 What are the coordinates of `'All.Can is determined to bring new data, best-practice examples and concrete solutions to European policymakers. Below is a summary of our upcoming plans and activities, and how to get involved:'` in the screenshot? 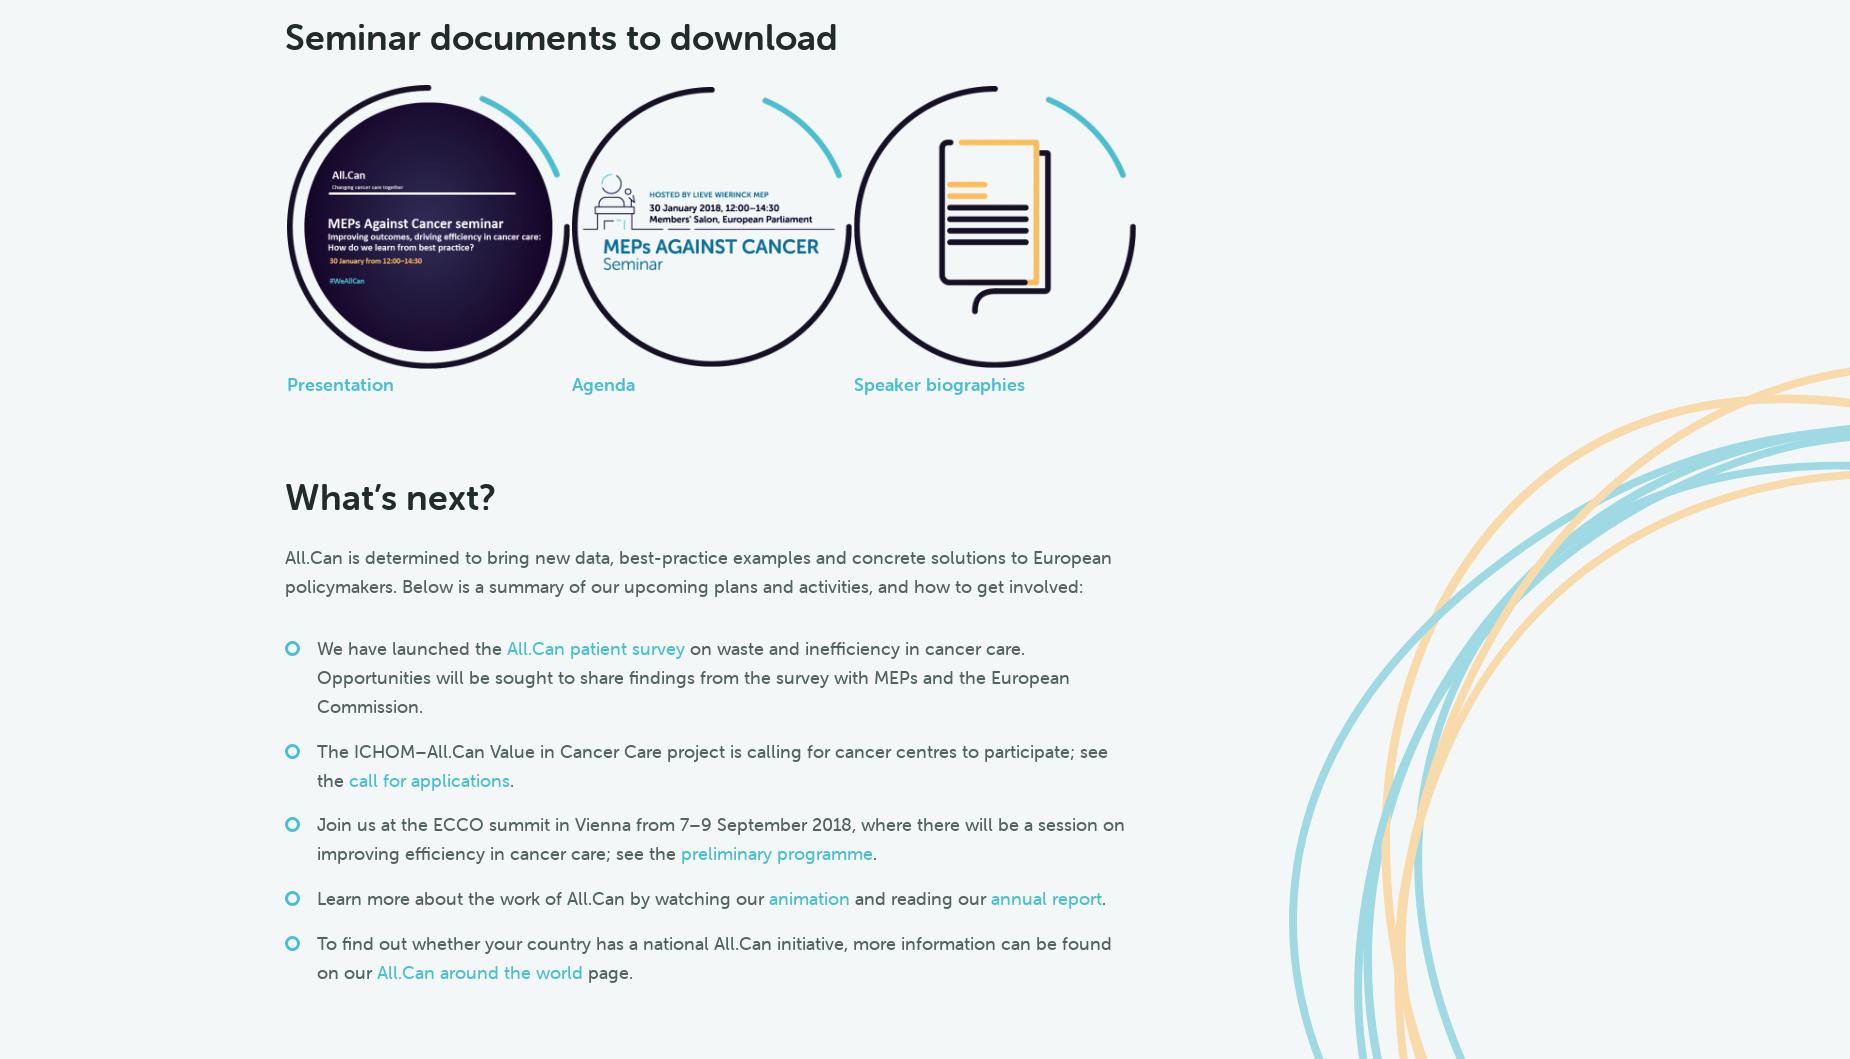 It's located at (697, 570).